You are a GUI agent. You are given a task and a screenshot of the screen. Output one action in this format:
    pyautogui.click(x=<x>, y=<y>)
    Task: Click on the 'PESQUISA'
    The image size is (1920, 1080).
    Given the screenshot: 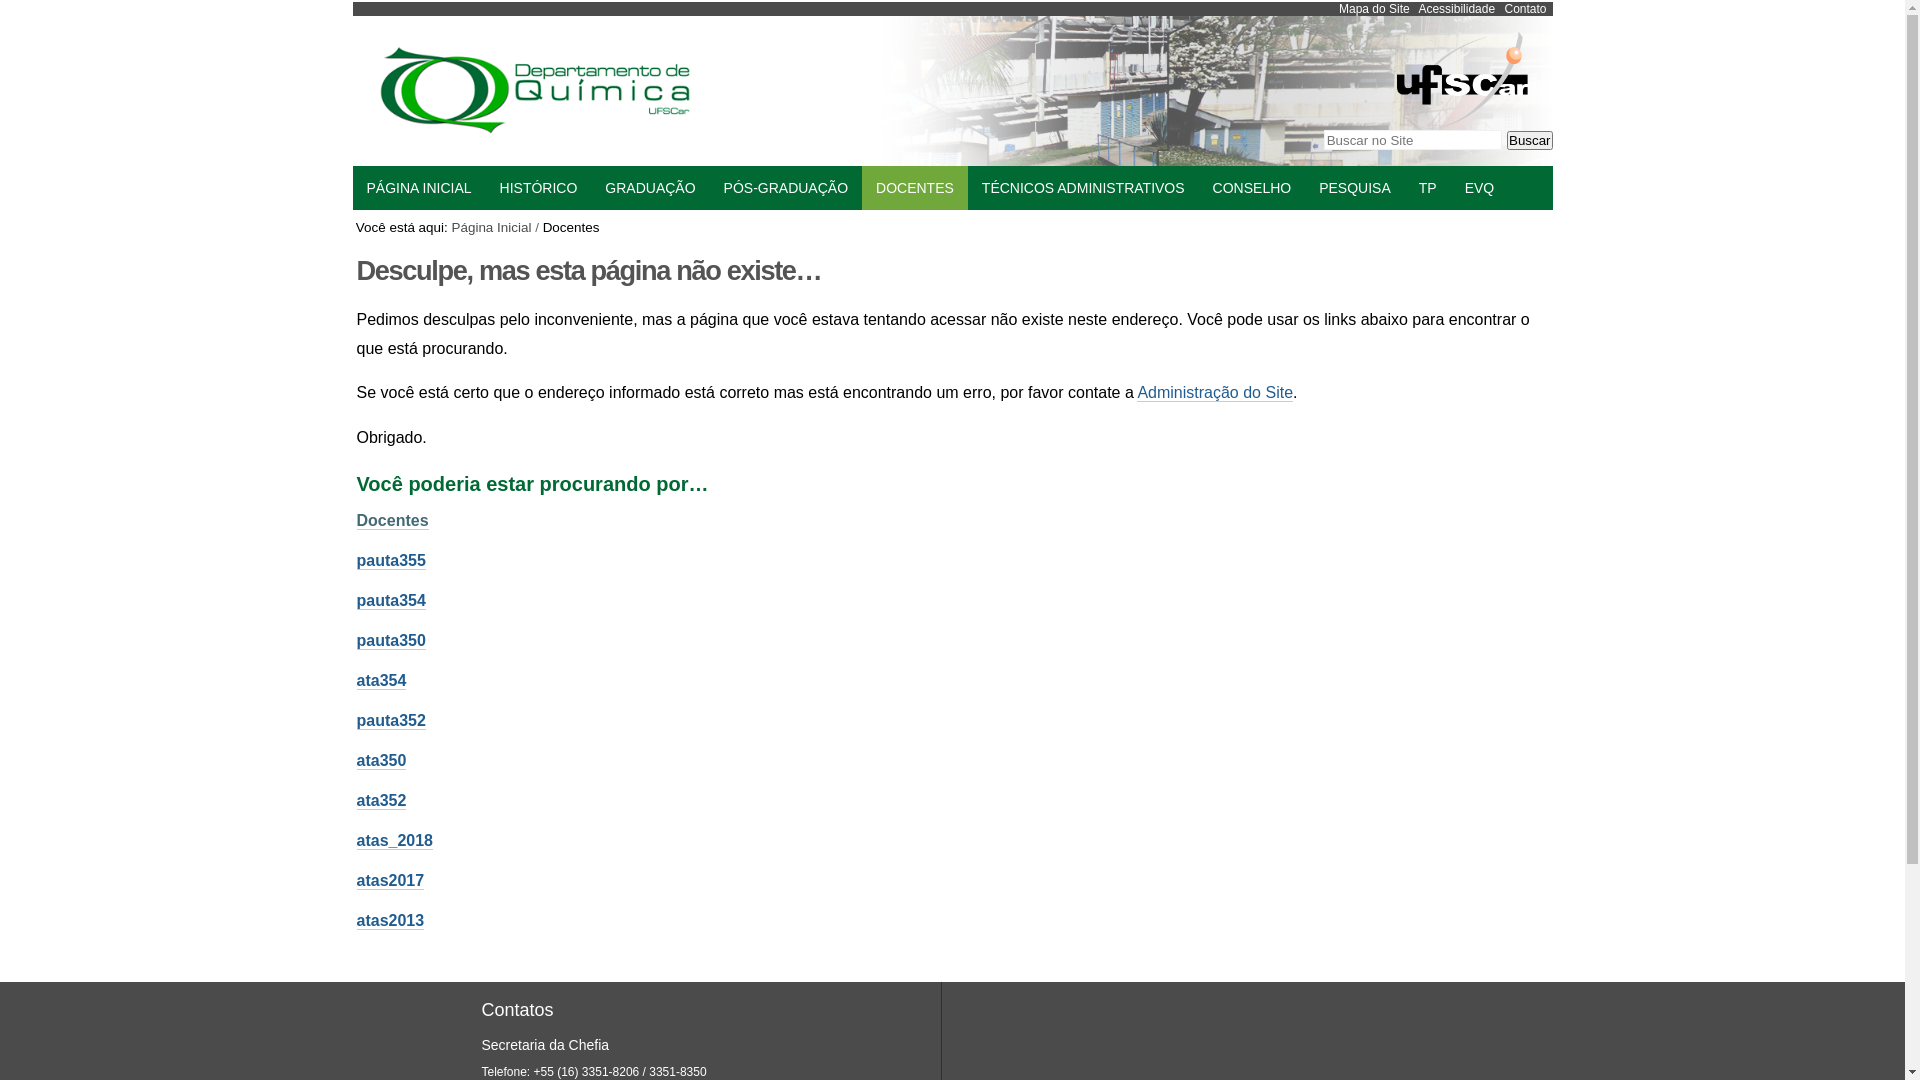 What is the action you would take?
    pyautogui.click(x=1354, y=188)
    